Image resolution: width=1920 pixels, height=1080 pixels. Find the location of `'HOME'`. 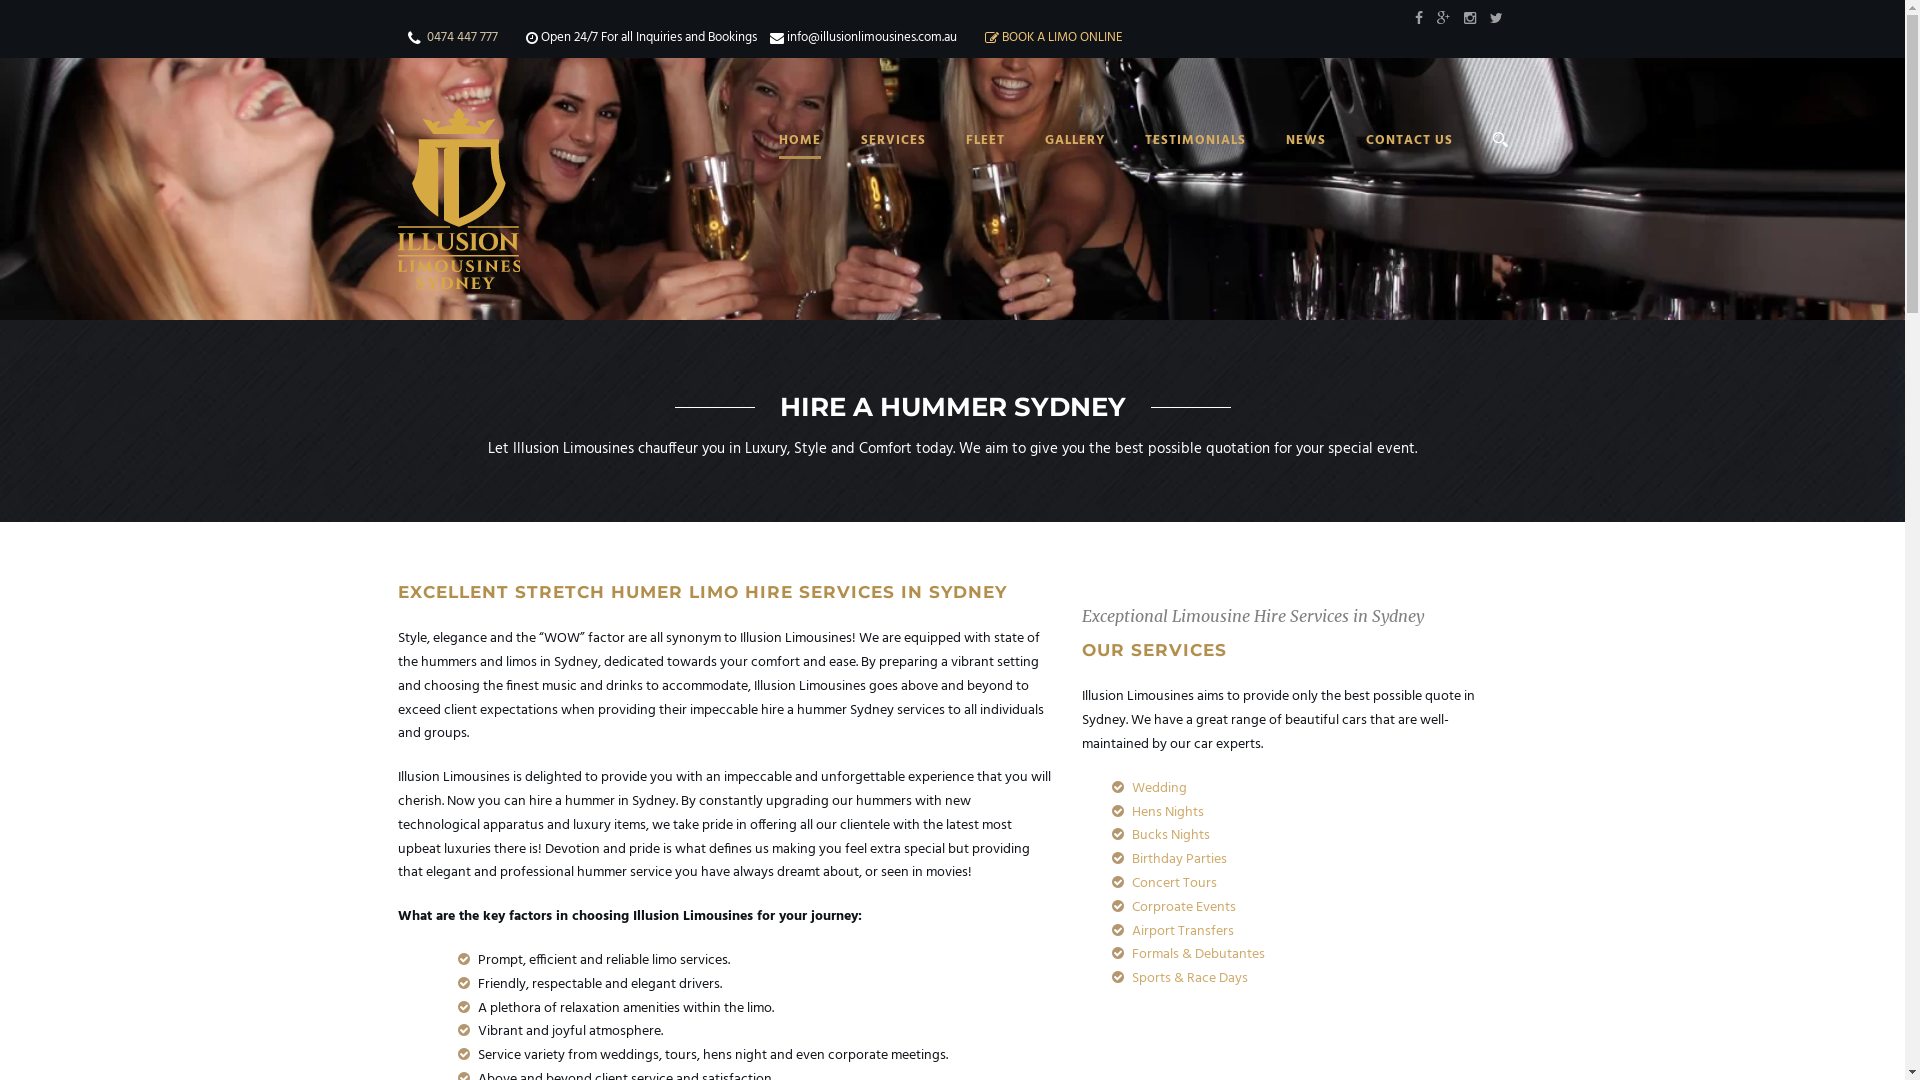

'HOME' is located at coordinates (797, 162).